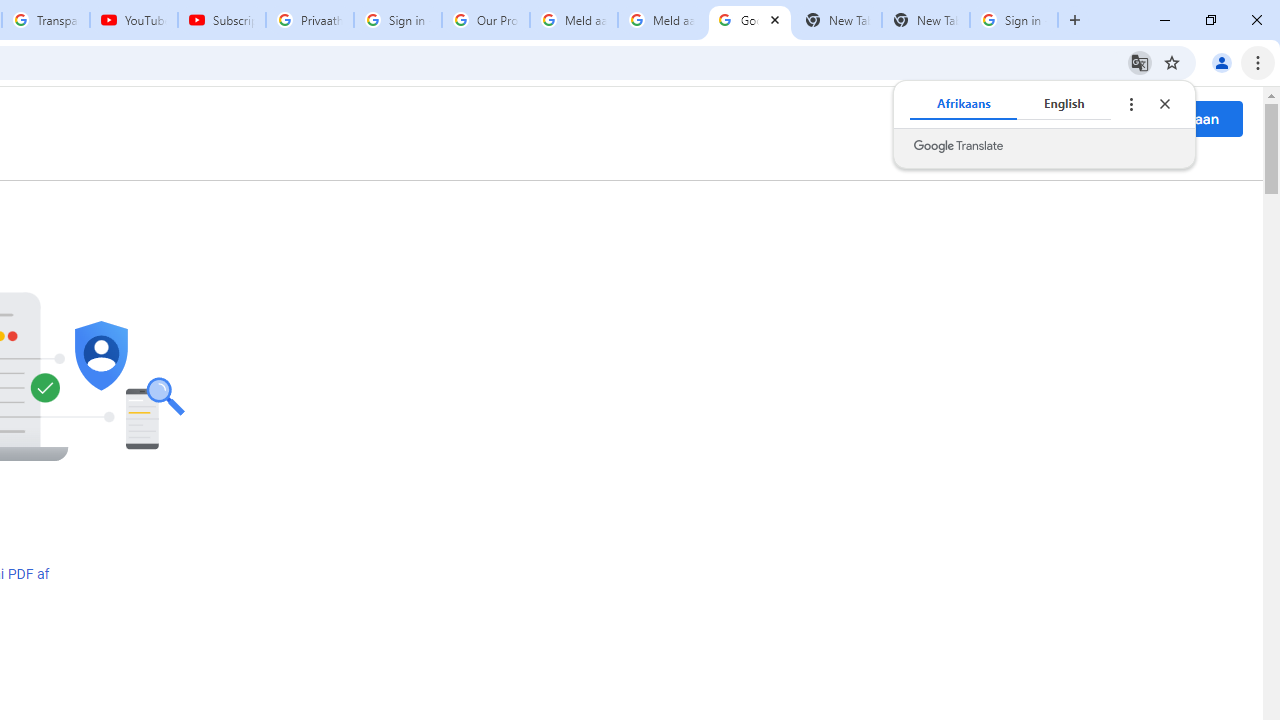 The height and width of the screenshot is (720, 1280). I want to click on 'Subscriptions - YouTube', so click(222, 20).